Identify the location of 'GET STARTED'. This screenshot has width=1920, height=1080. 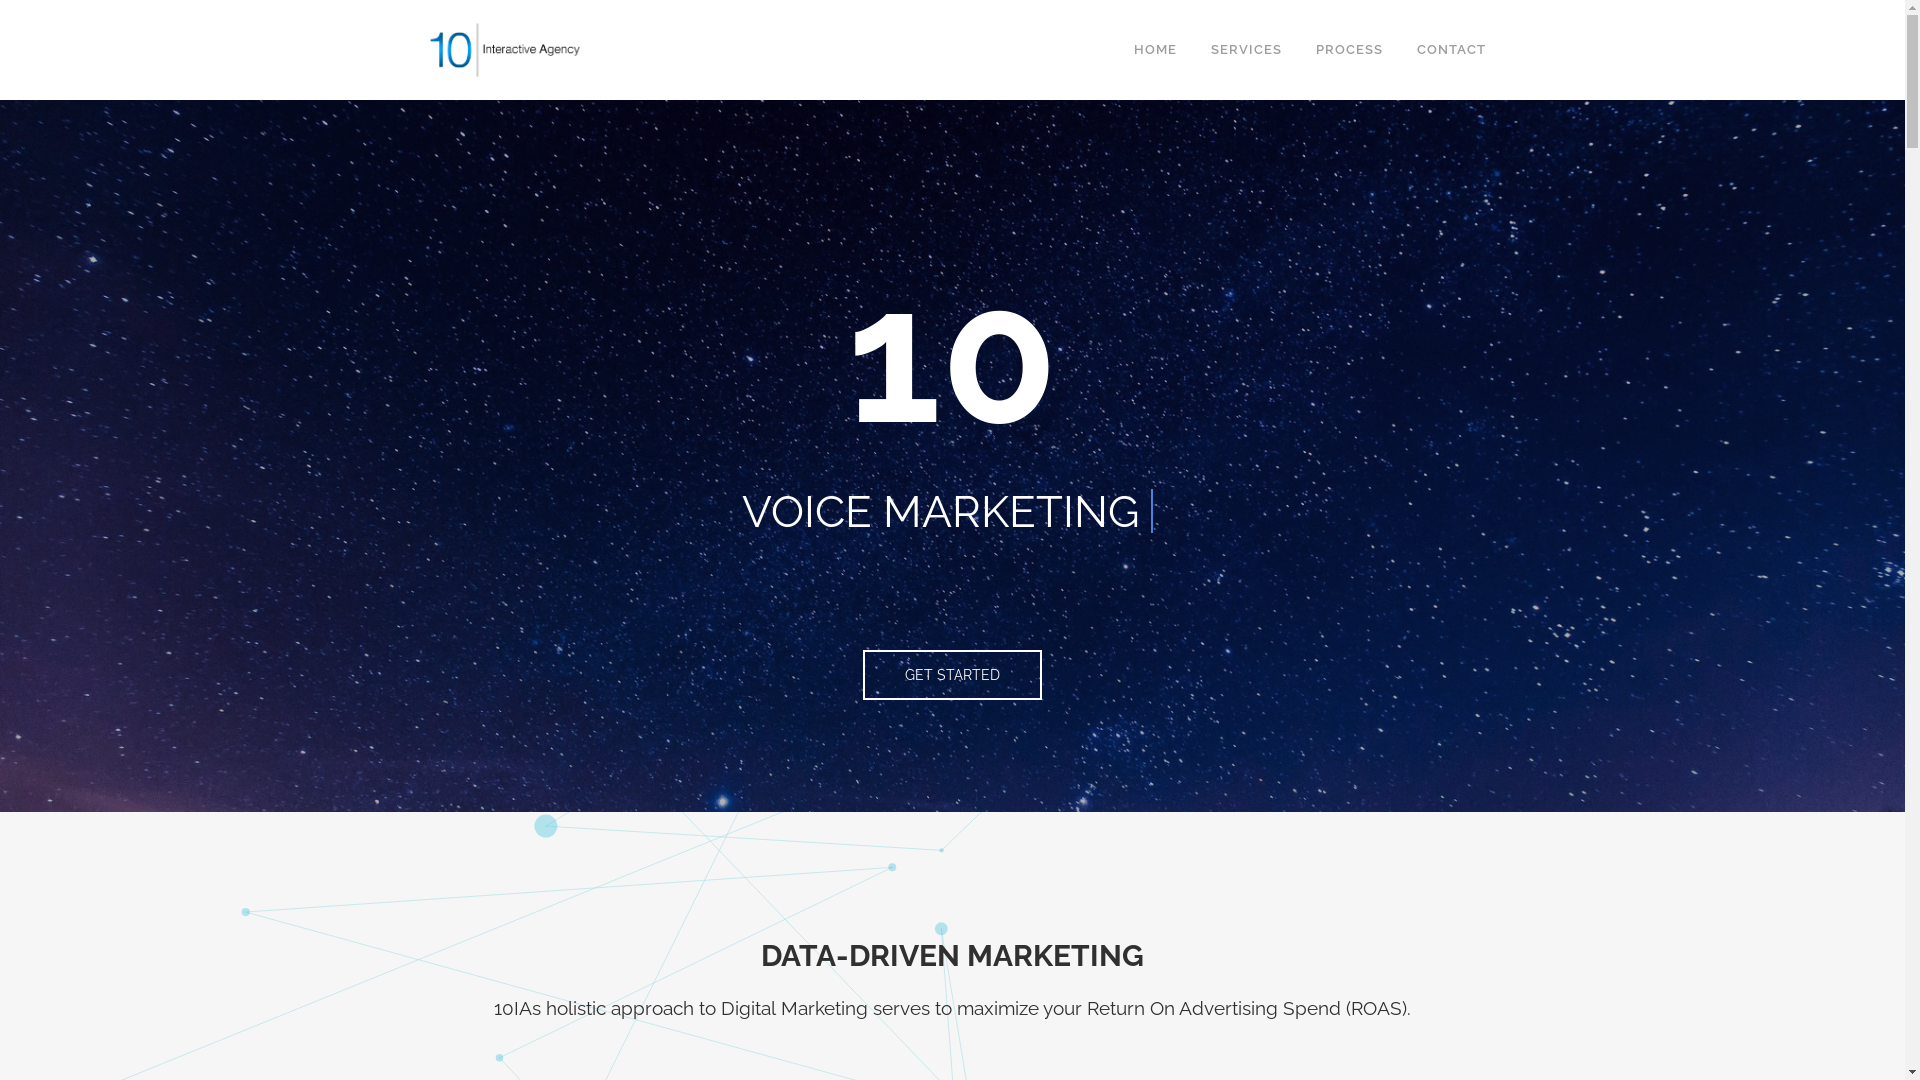
(951, 675).